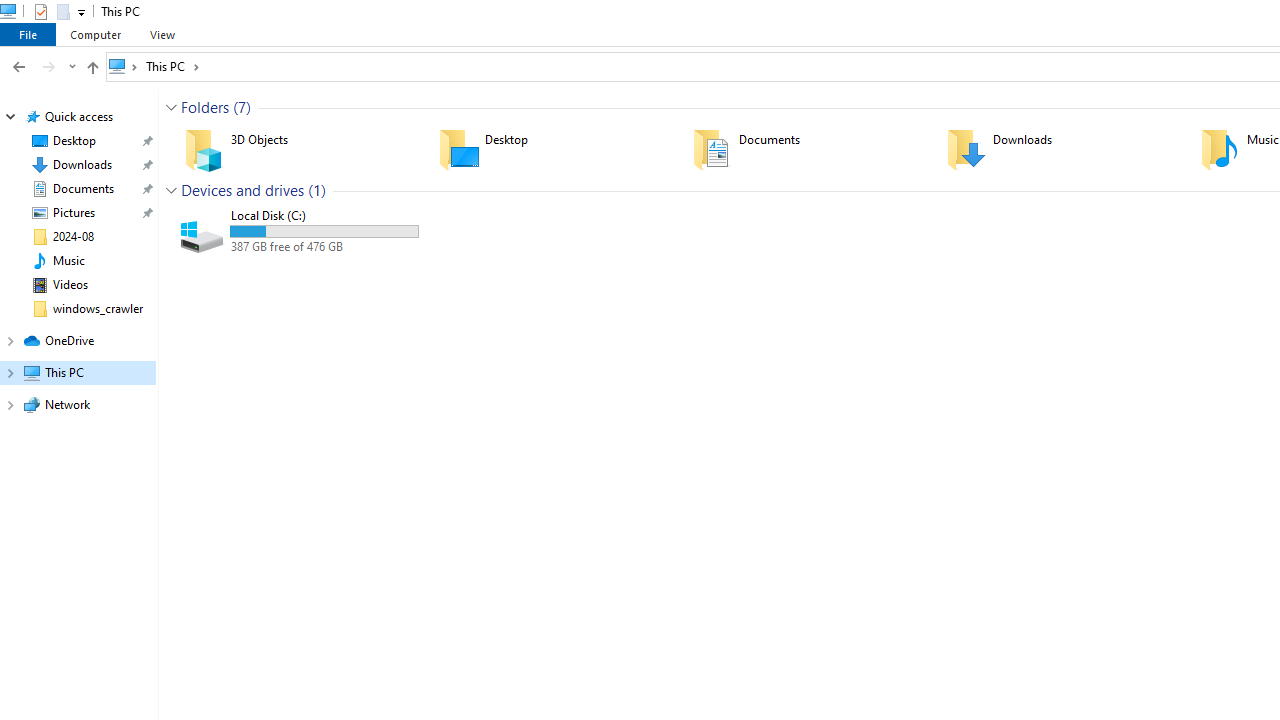  I want to click on 'Navigation buttons', so click(42, 65).